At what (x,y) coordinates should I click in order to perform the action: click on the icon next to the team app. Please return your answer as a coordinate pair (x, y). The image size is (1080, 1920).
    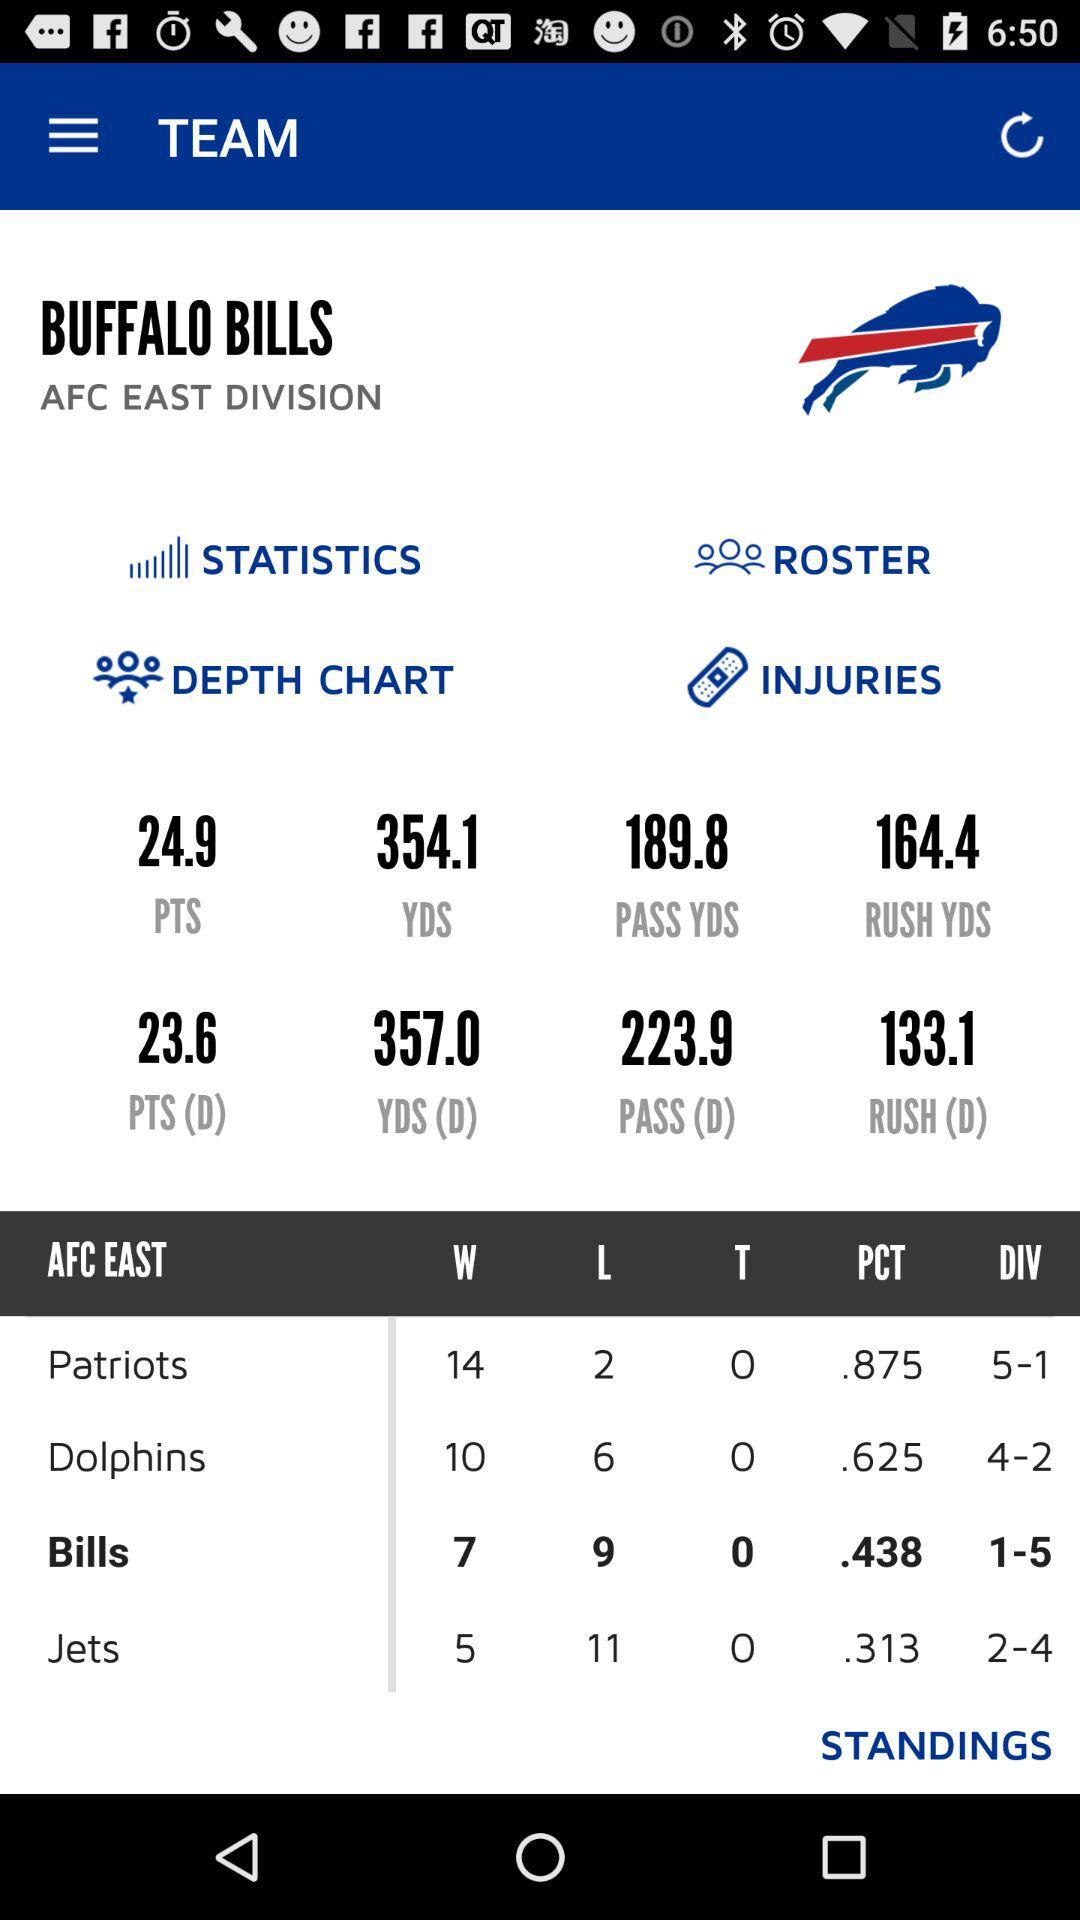
    Looking at the image, I should click on (72, 135).